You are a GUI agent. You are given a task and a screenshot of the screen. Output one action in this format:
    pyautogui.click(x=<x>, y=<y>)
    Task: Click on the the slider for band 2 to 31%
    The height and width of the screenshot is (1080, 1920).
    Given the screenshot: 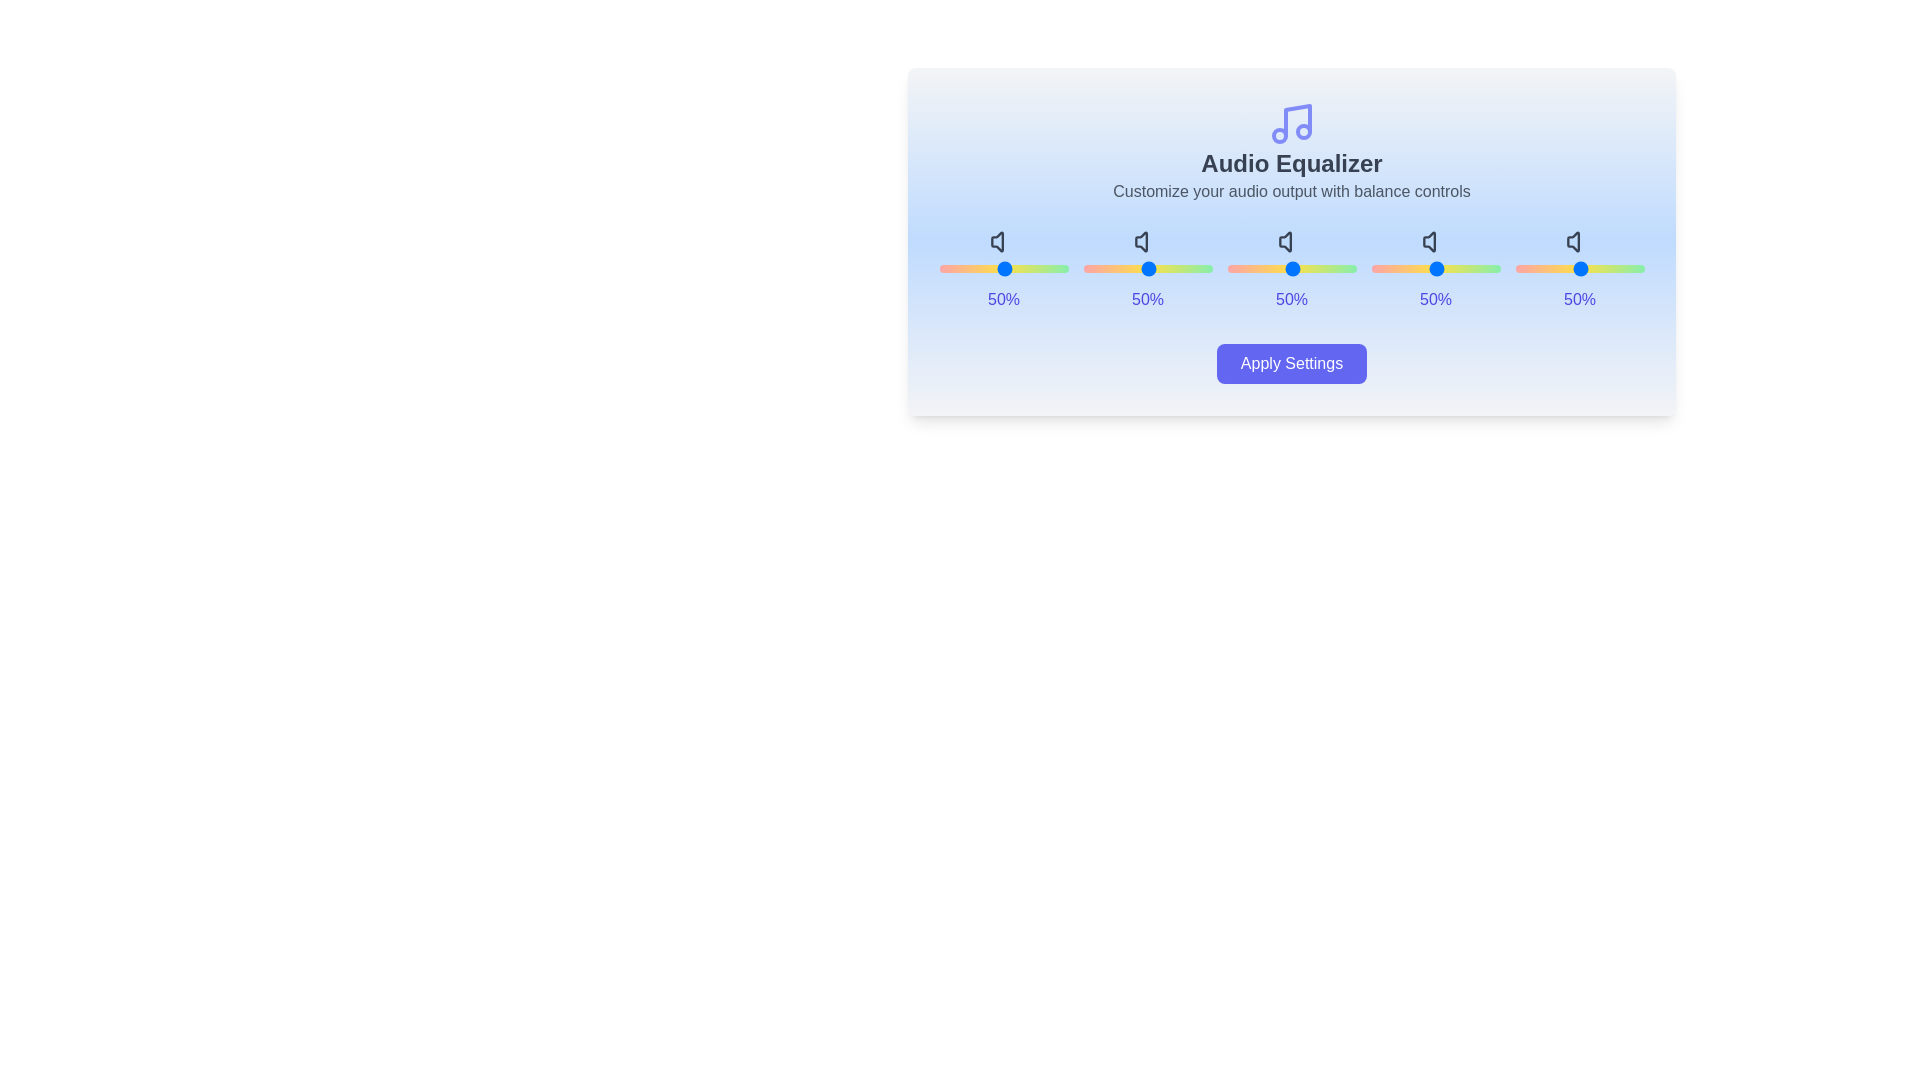 What is the action you would take?
    pyautogui.click(x=1323, y=268)
    